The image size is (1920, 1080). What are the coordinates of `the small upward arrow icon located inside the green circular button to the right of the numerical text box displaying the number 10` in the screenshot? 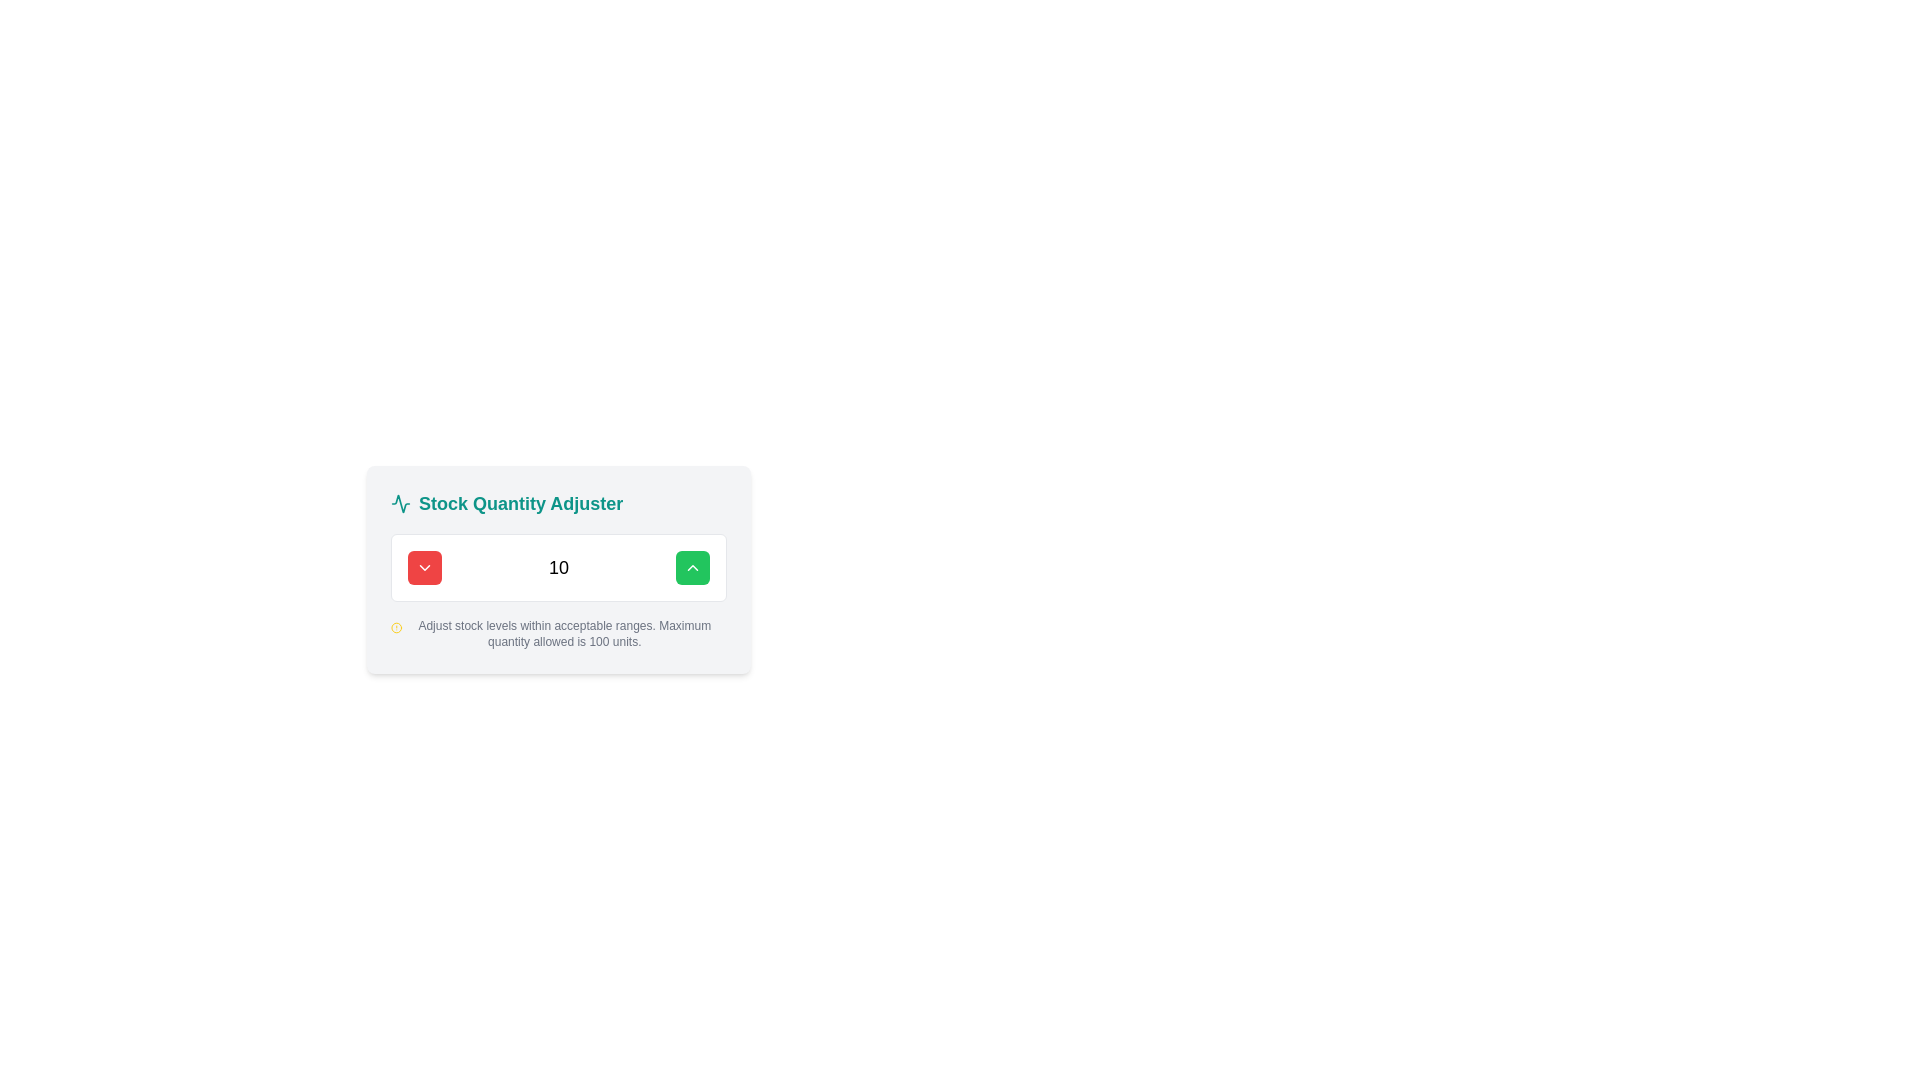 It's located at (692, 567).